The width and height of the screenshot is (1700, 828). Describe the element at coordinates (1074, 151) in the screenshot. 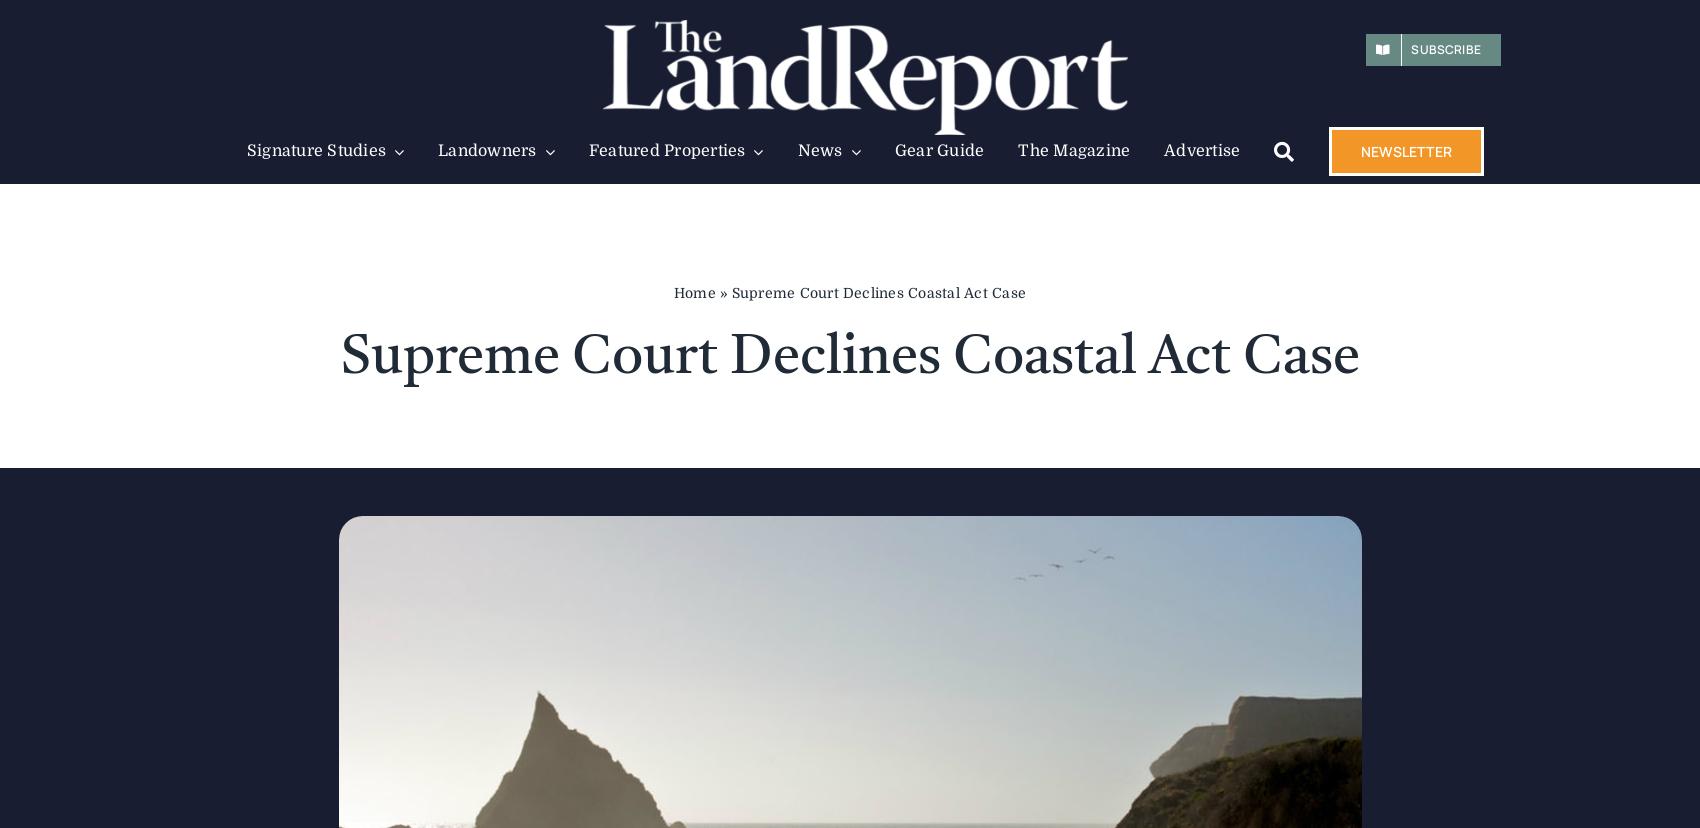

I see `'The Magazine'` at that location.